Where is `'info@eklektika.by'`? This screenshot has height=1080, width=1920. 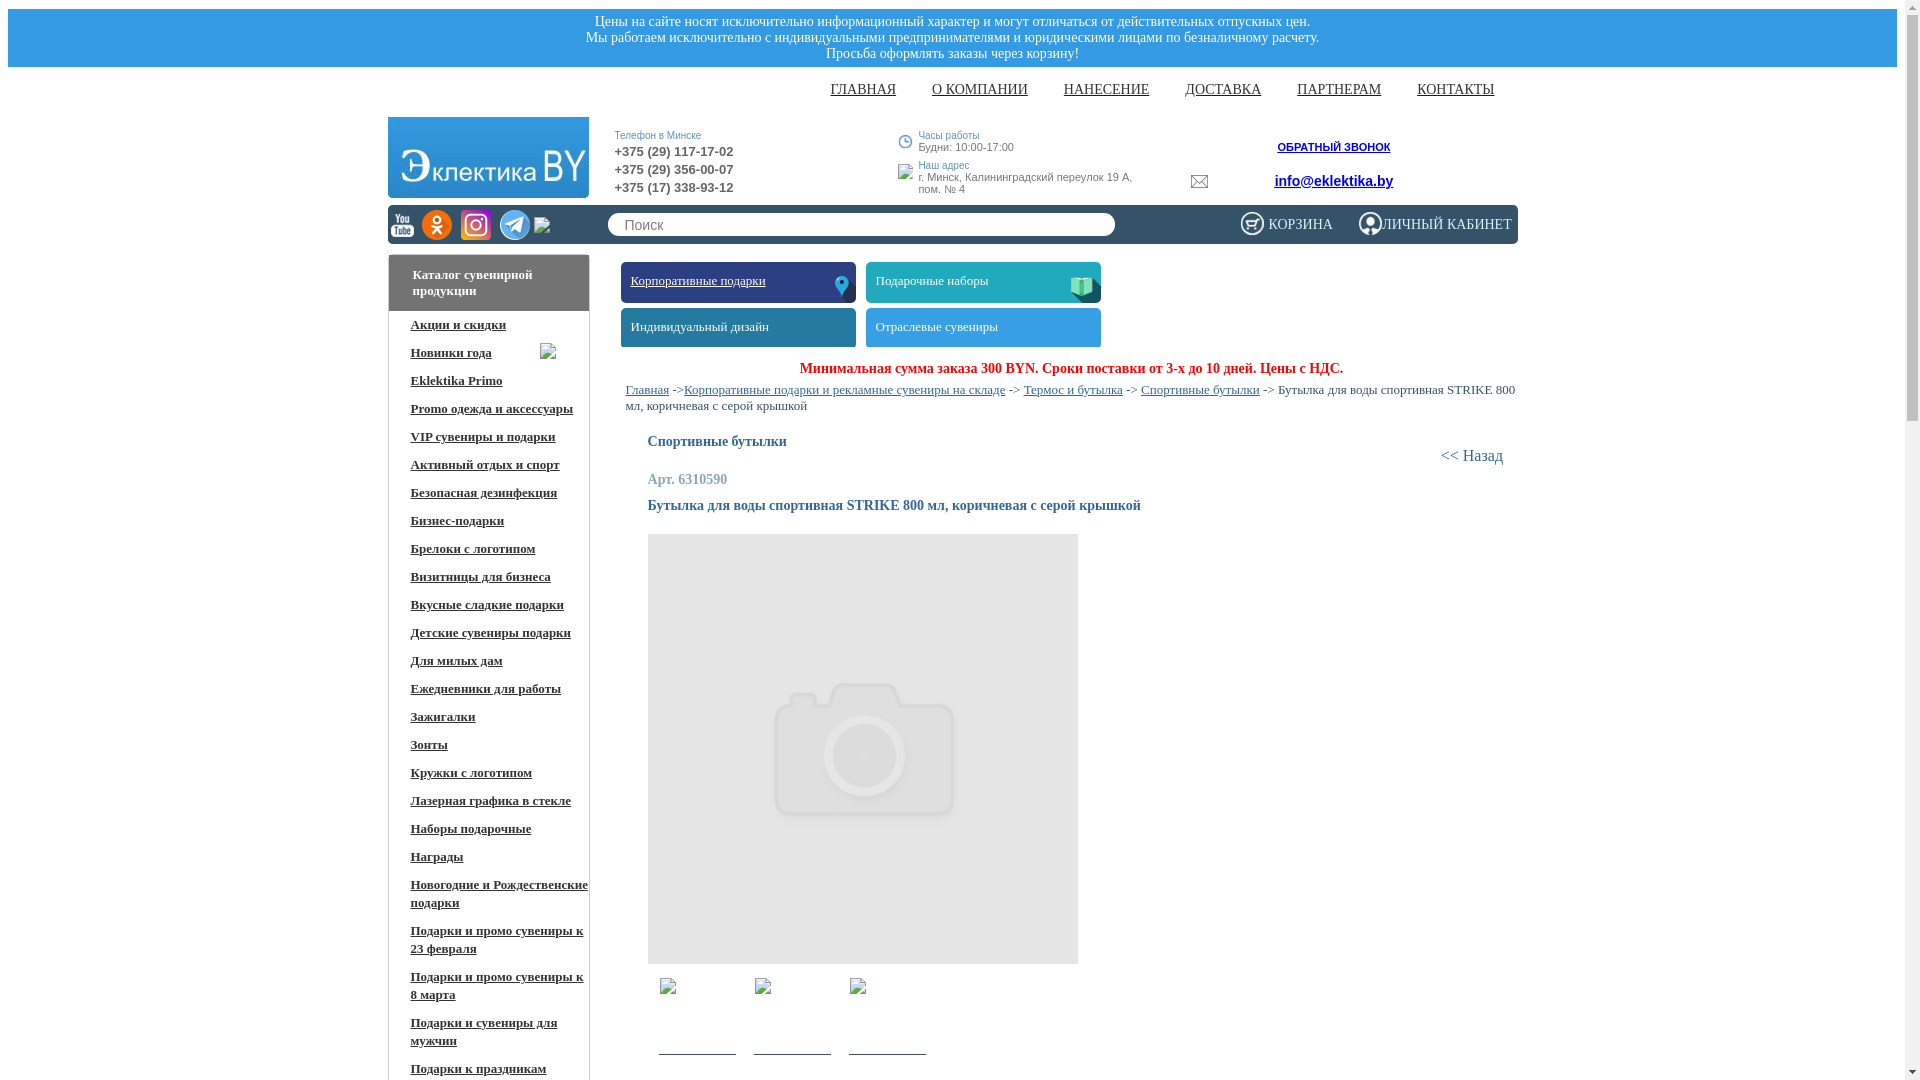
'info@eklektika.by' is located at coordinates (1326, 181).